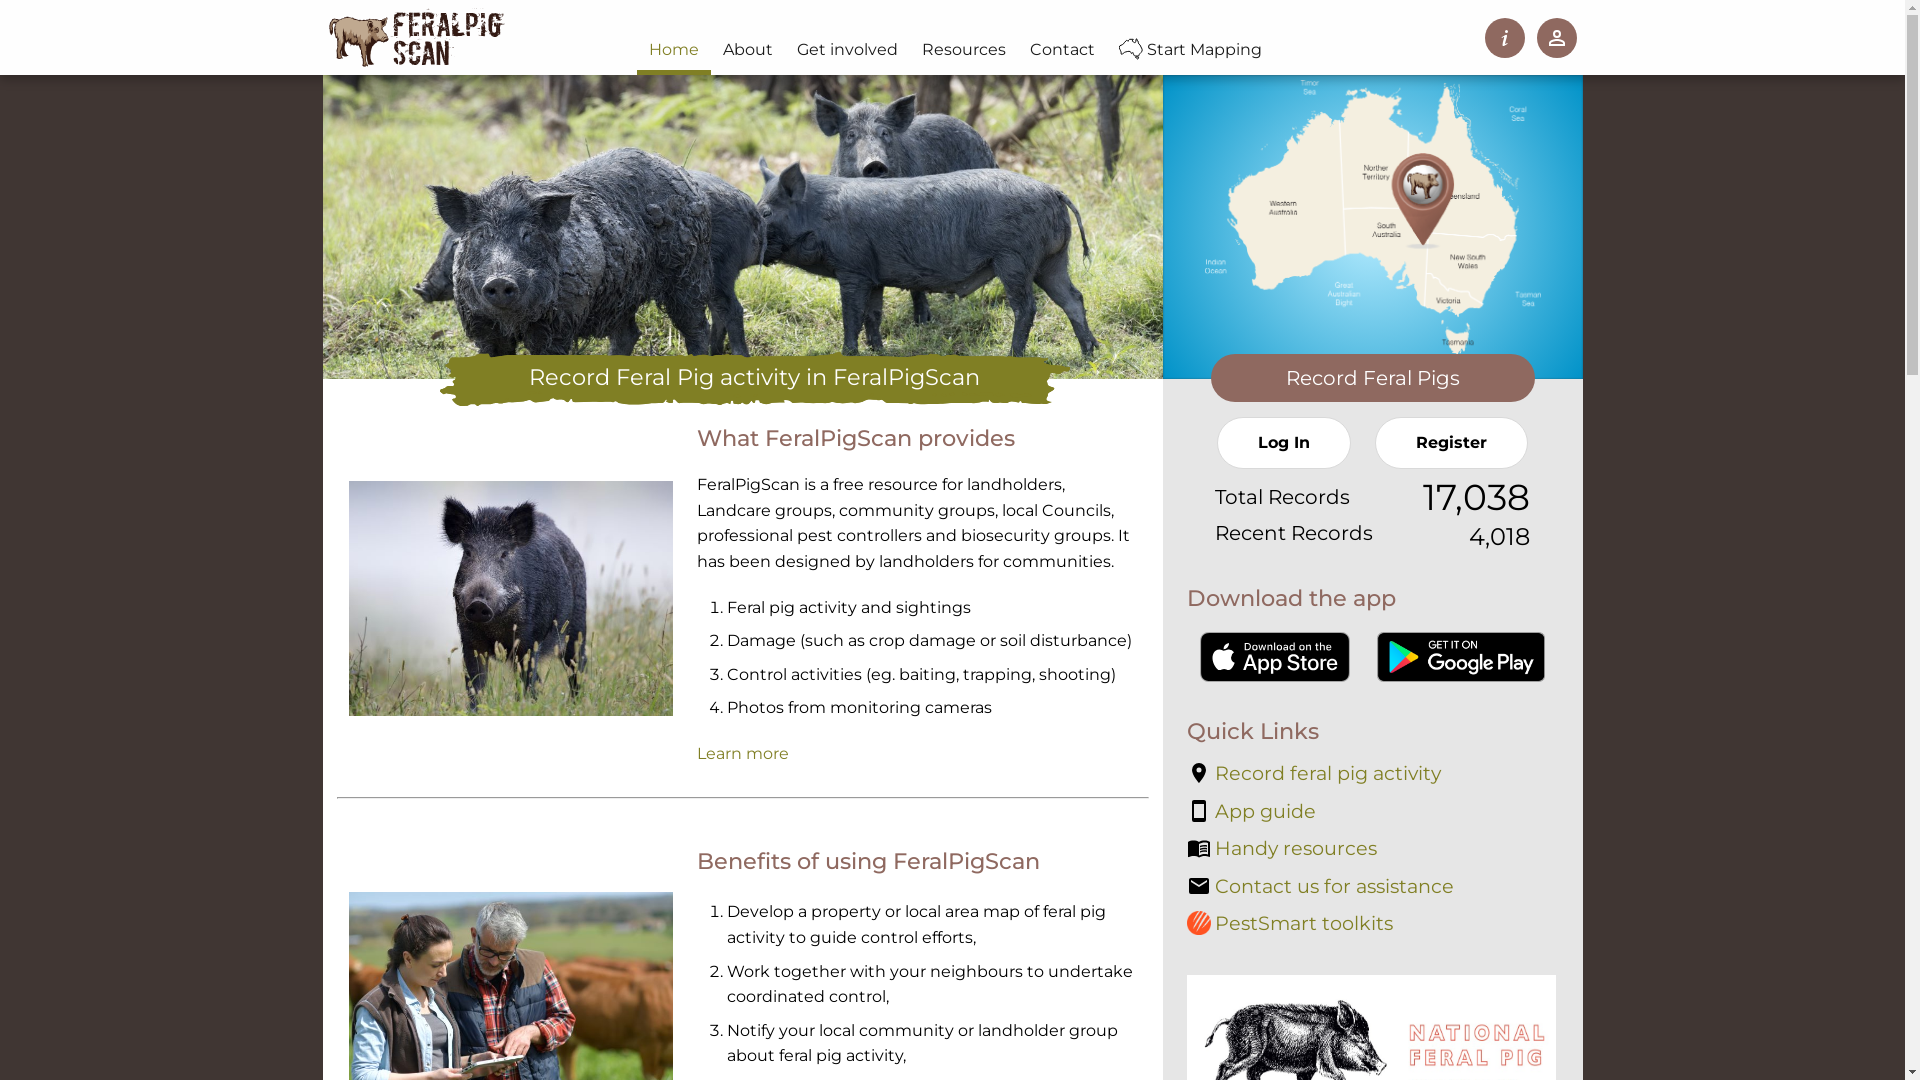 This screenshot has width=1920, height=1080. What do you see at coordinates (710, 49) in the screenshot?
I see `'About'` at bounding box center [710, 49].